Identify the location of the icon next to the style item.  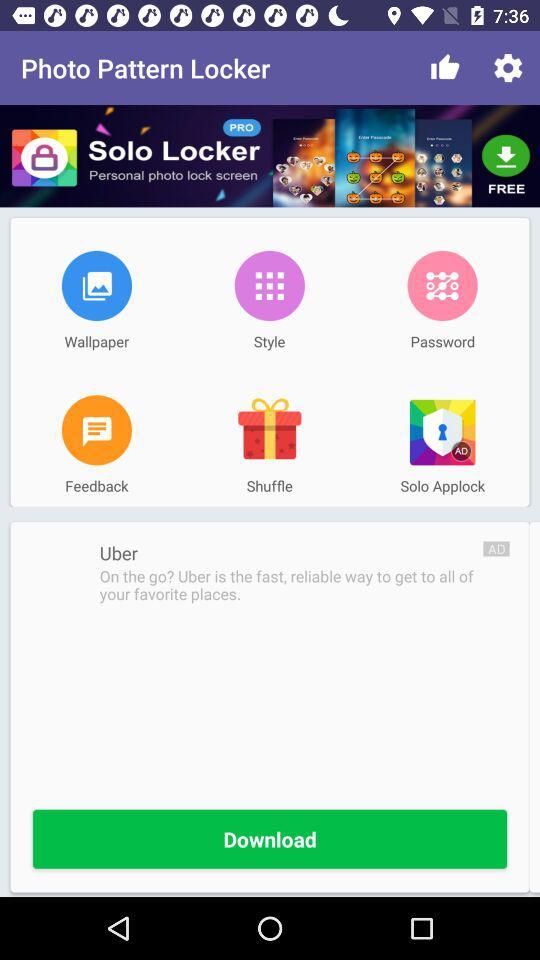
(442, 284).